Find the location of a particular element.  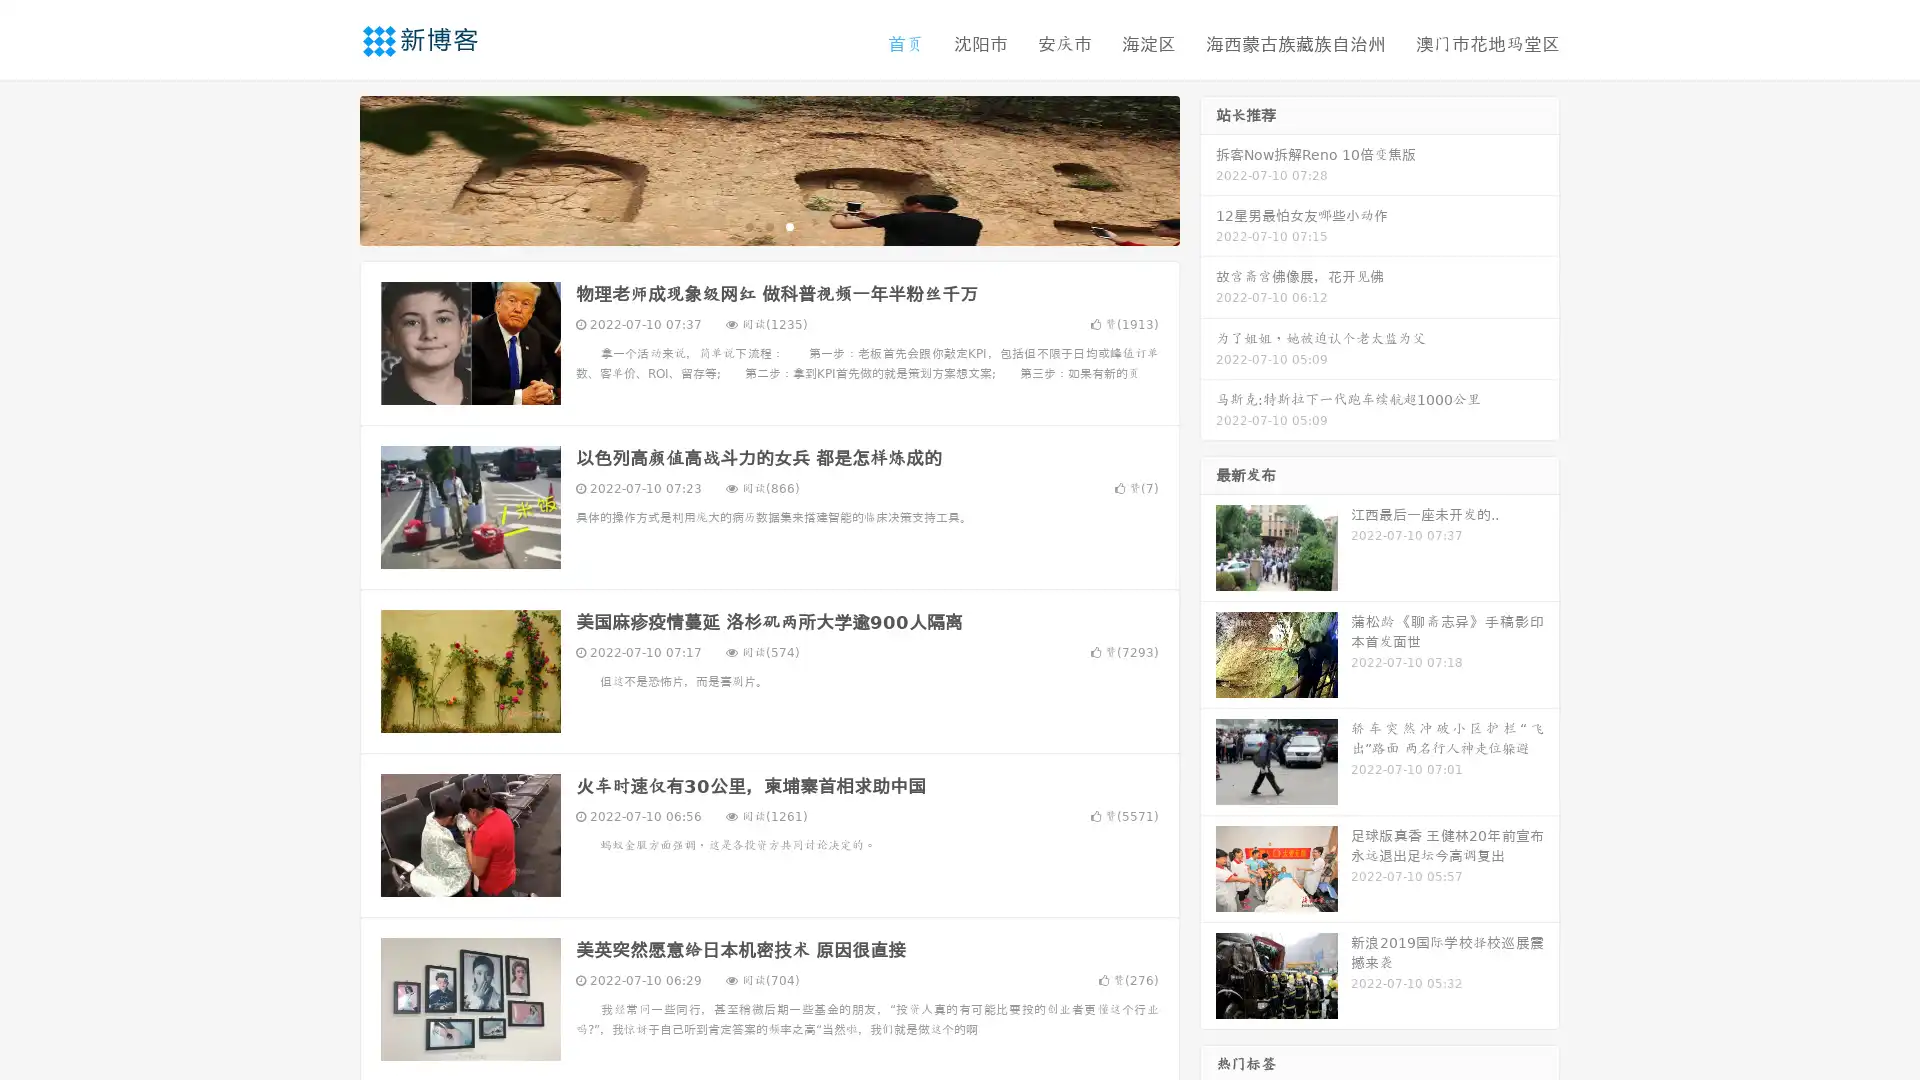

Go to slide 1 is located at coordinates (748, 225).